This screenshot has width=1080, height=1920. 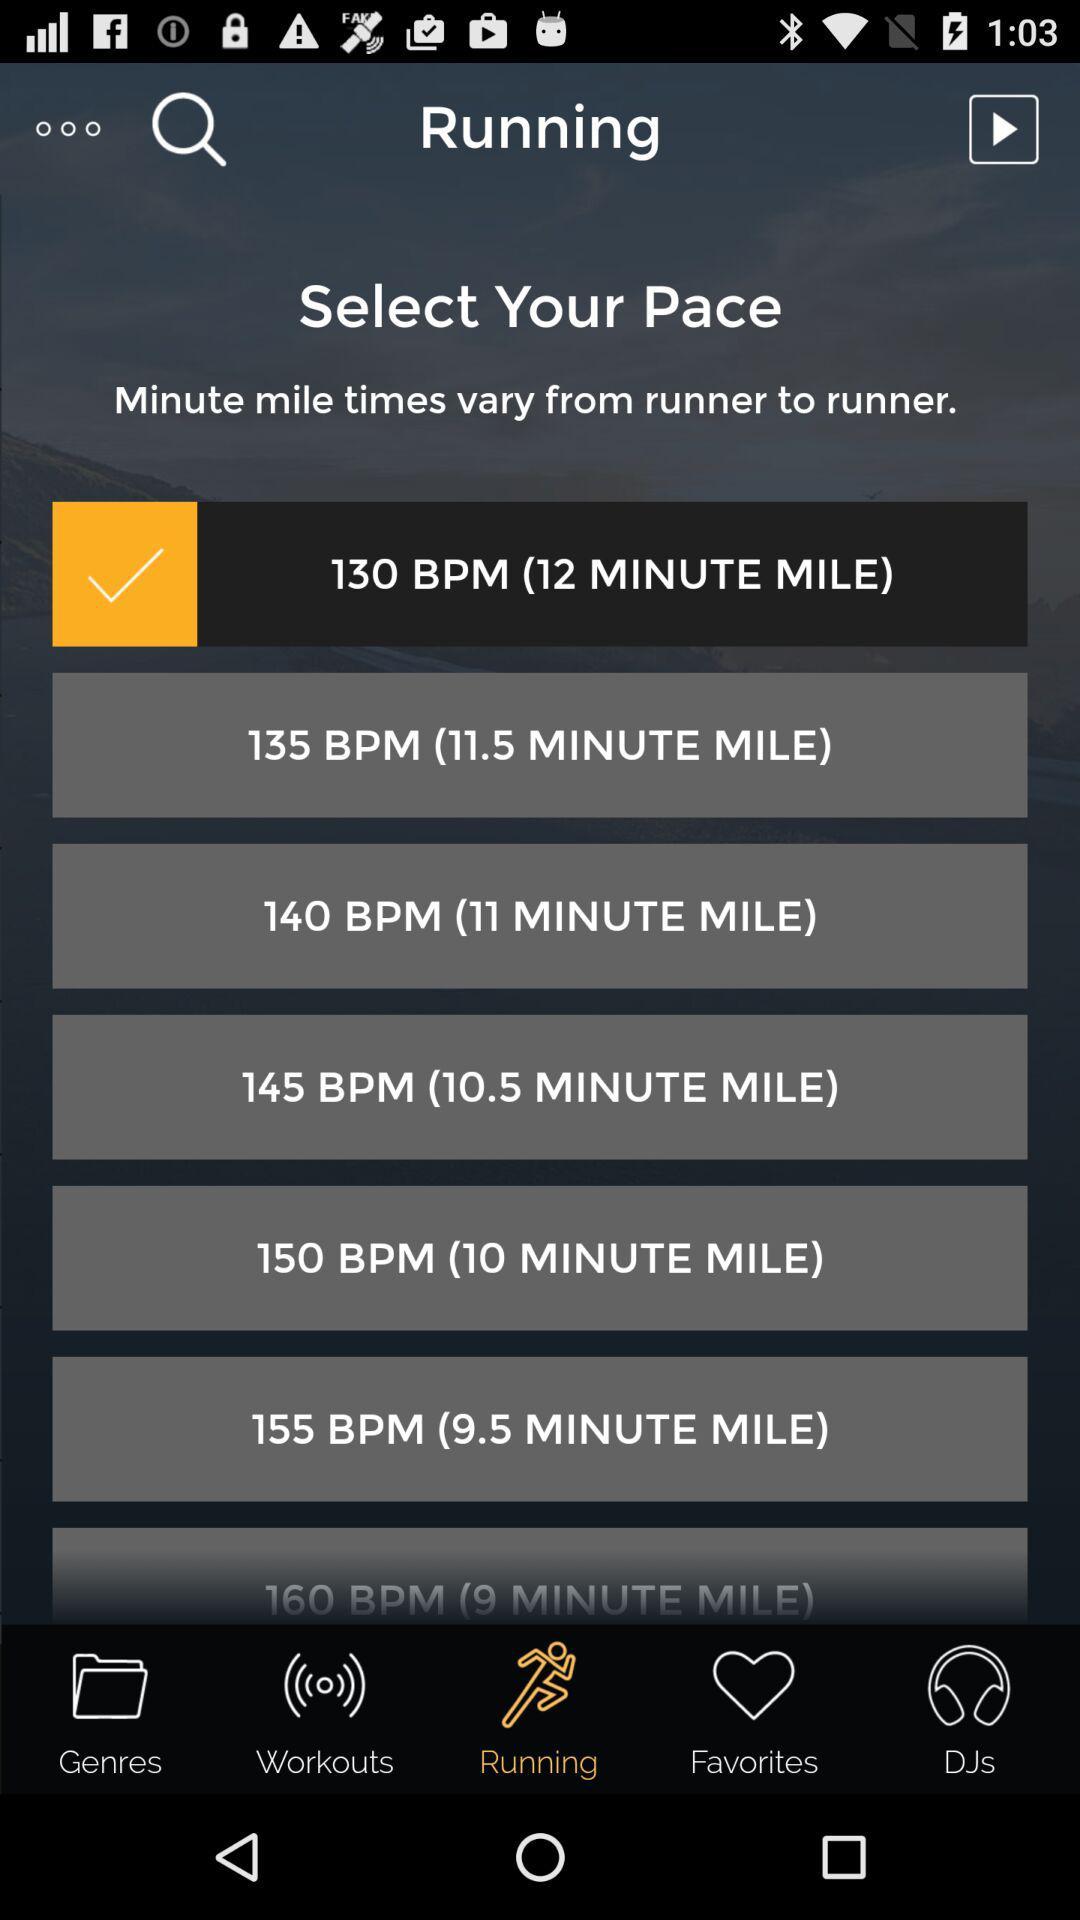 I want to click on search bar, so click(x=188, y=127).